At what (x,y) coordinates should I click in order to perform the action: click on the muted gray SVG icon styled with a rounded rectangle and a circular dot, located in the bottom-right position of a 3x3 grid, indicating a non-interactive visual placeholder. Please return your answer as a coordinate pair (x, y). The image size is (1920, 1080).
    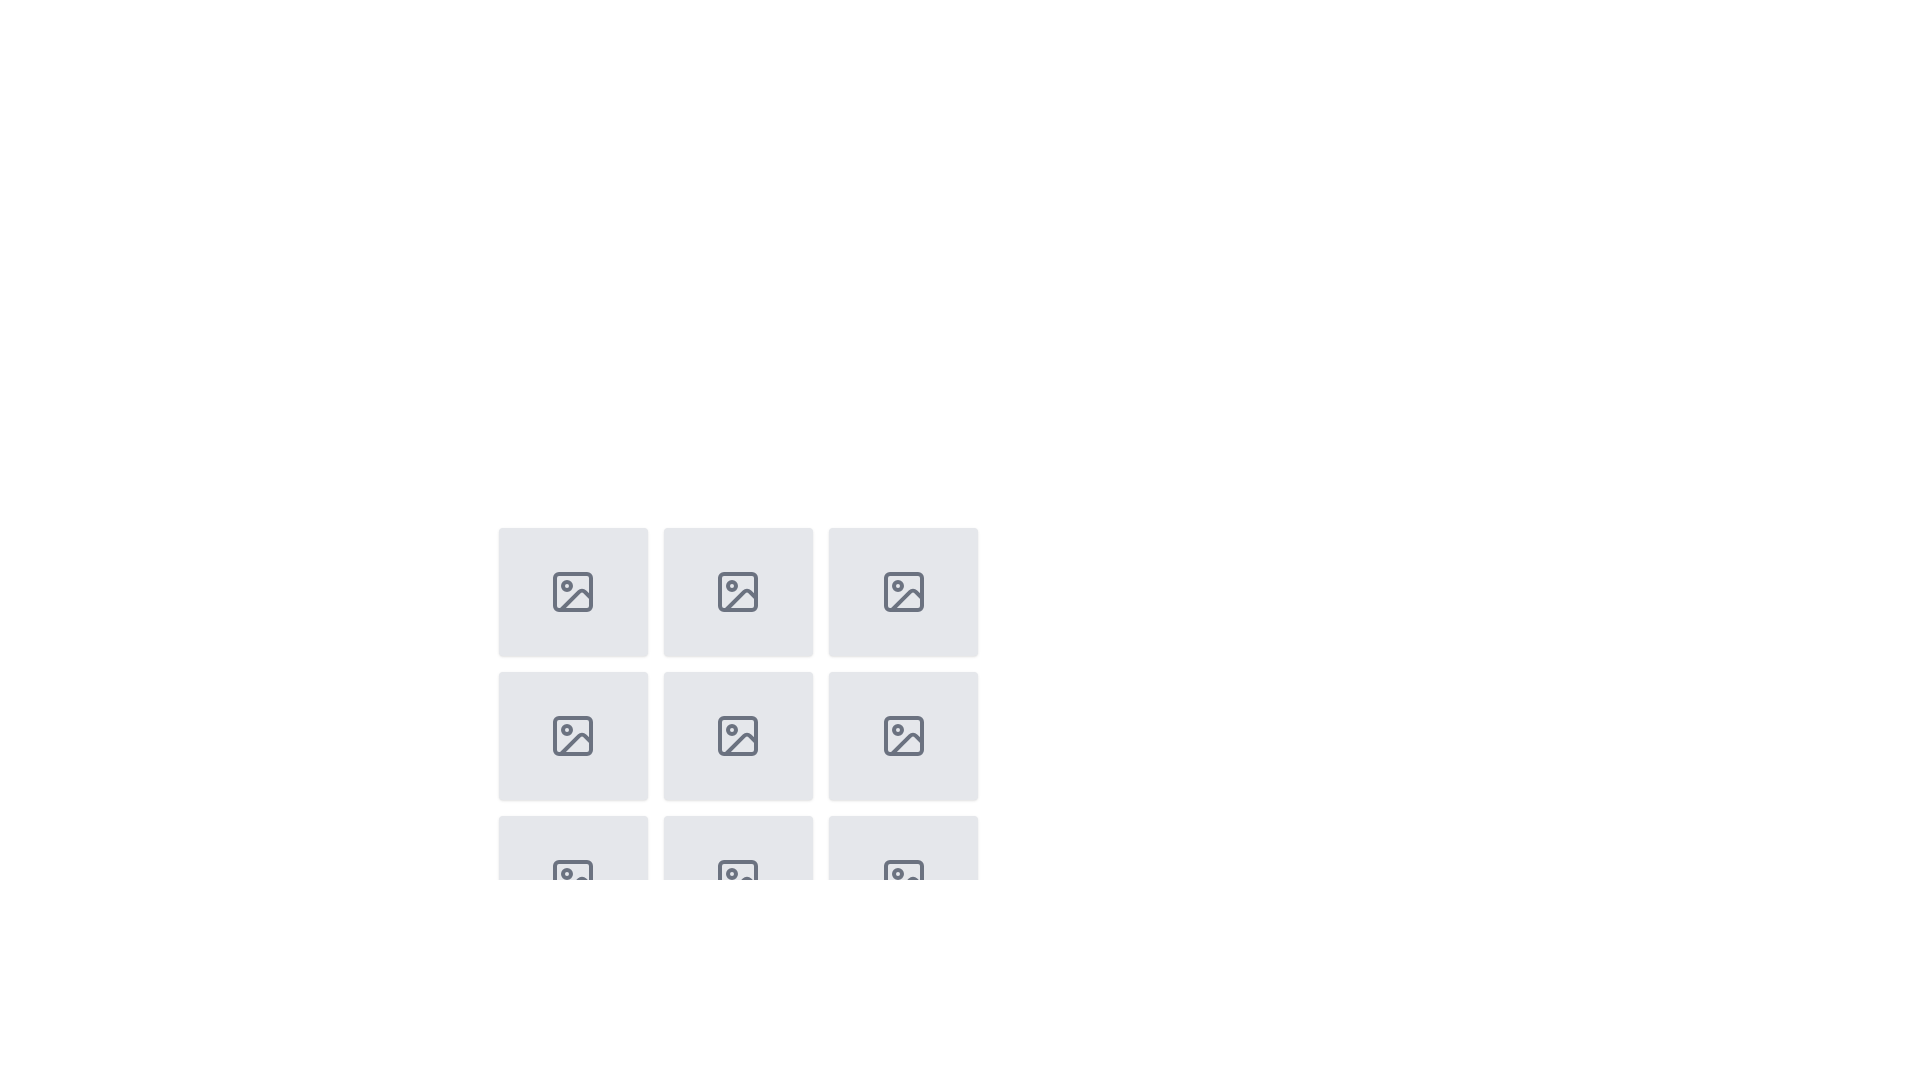
    Looking at the image, I should click on (902, 736).